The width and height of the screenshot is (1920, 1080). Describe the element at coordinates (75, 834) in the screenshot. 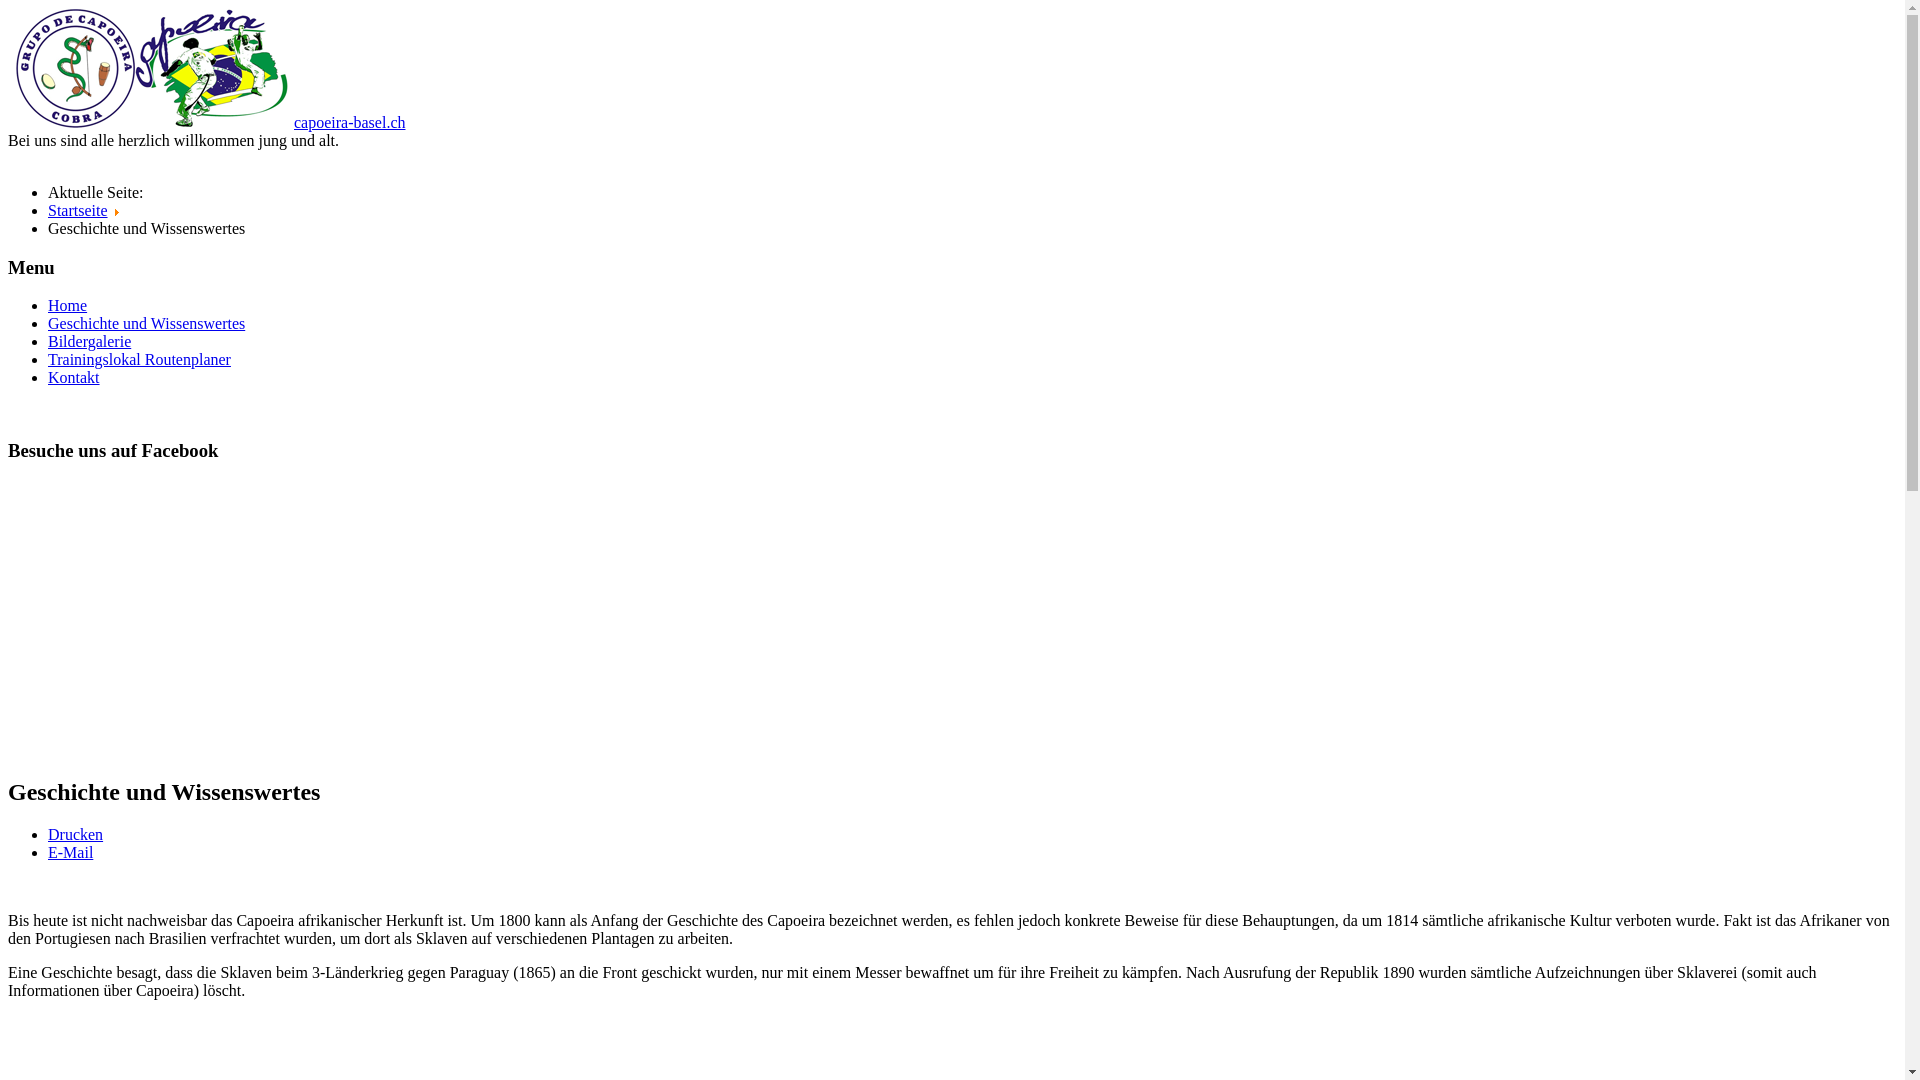

I see `'Drucken'` at that location.